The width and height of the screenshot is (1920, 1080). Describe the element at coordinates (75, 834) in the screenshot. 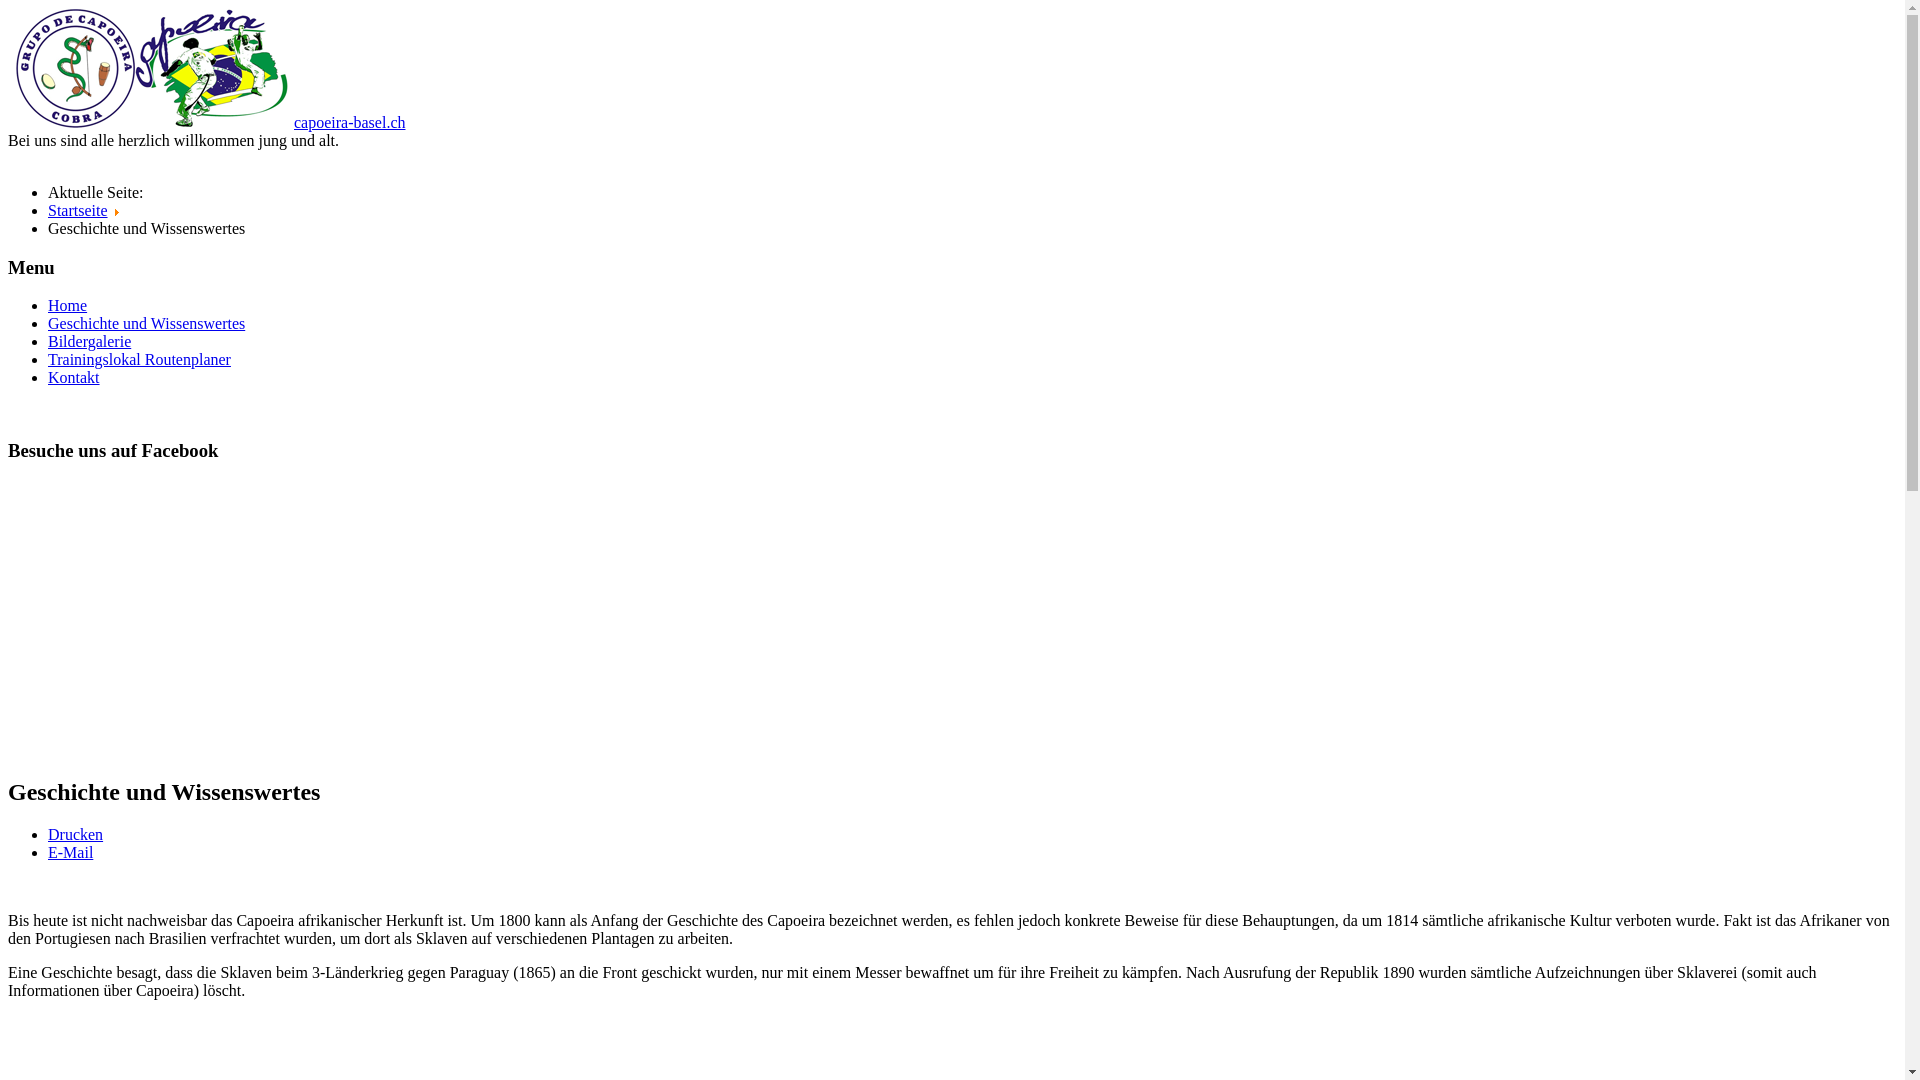

I see `'Drucken'` at that location.